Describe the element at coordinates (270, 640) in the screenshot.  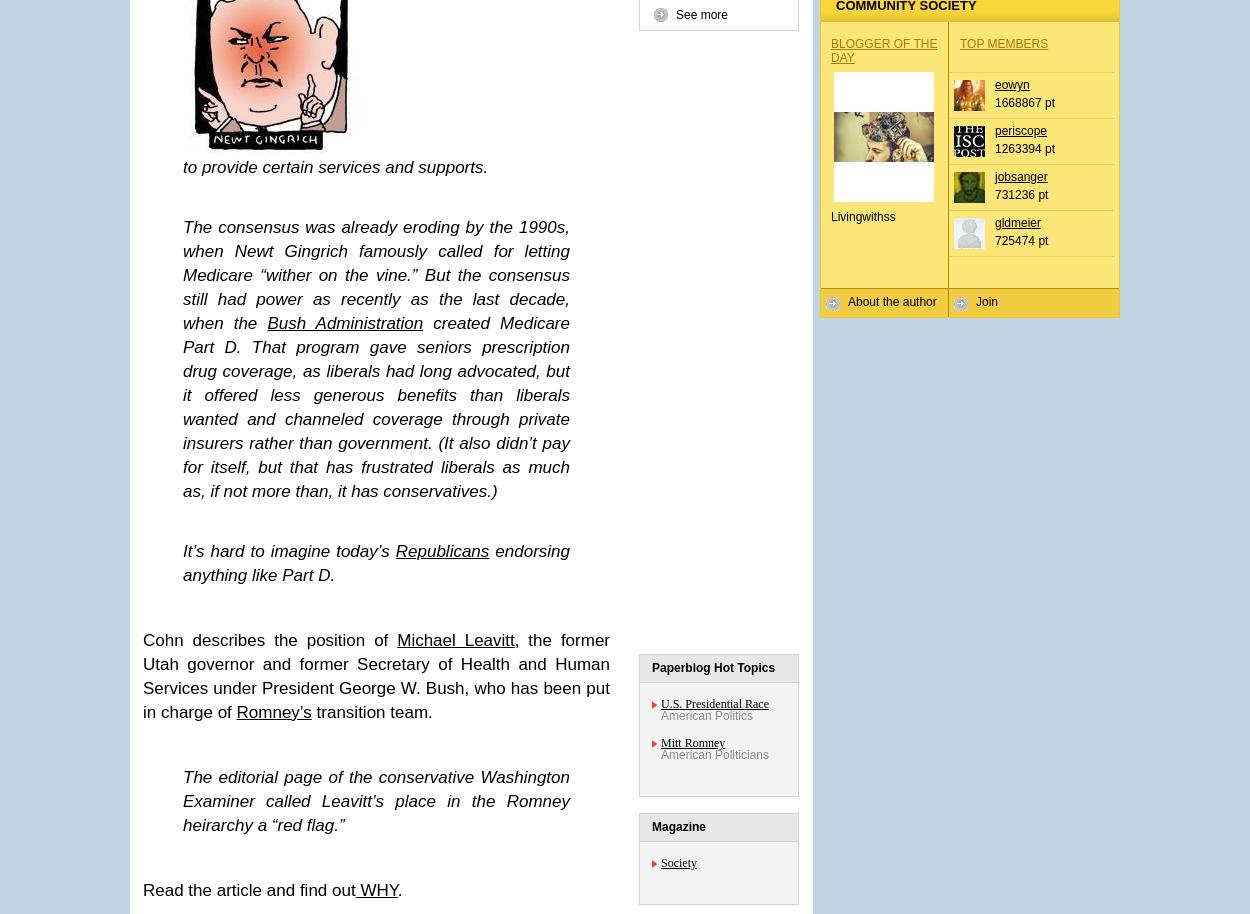
I see `'Cohn describes the position of'` at that location.